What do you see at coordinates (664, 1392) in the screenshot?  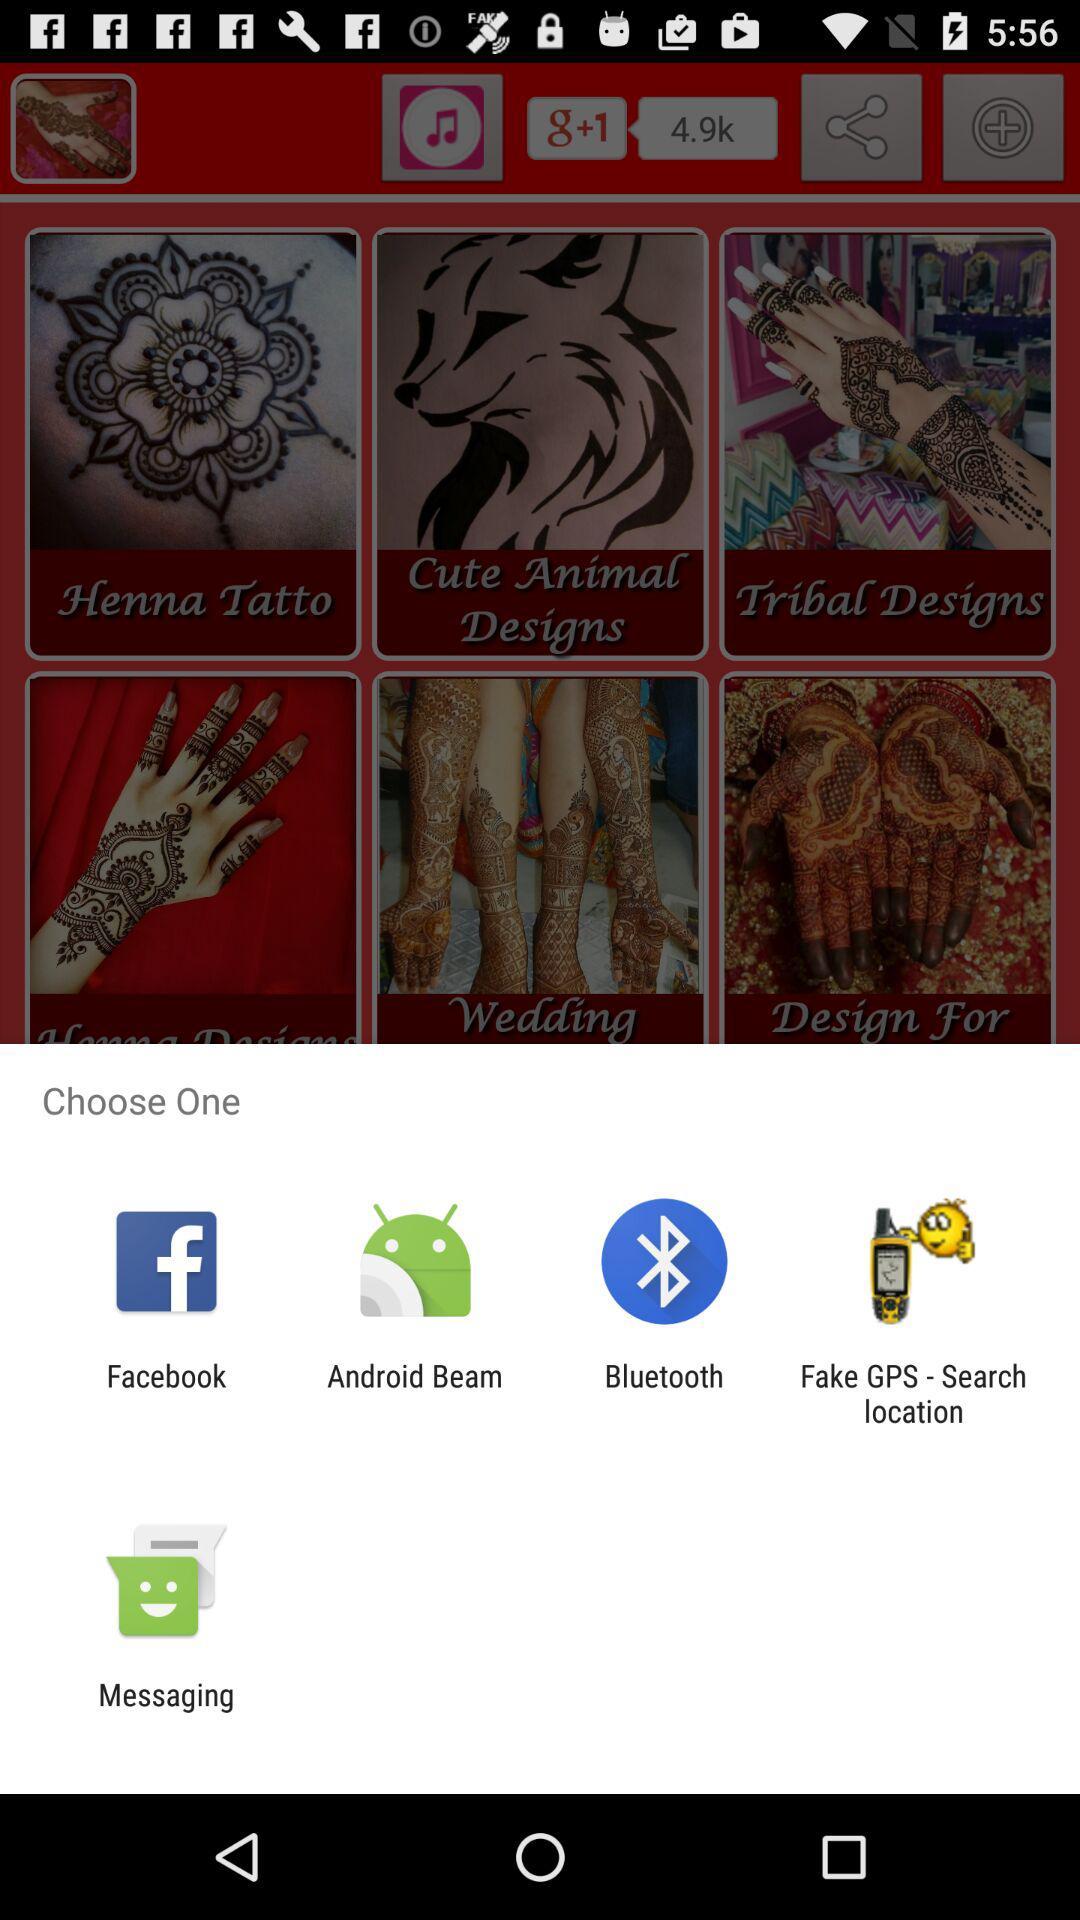 I see `the app to the right of android beam` at bounding box center [664, 1392].